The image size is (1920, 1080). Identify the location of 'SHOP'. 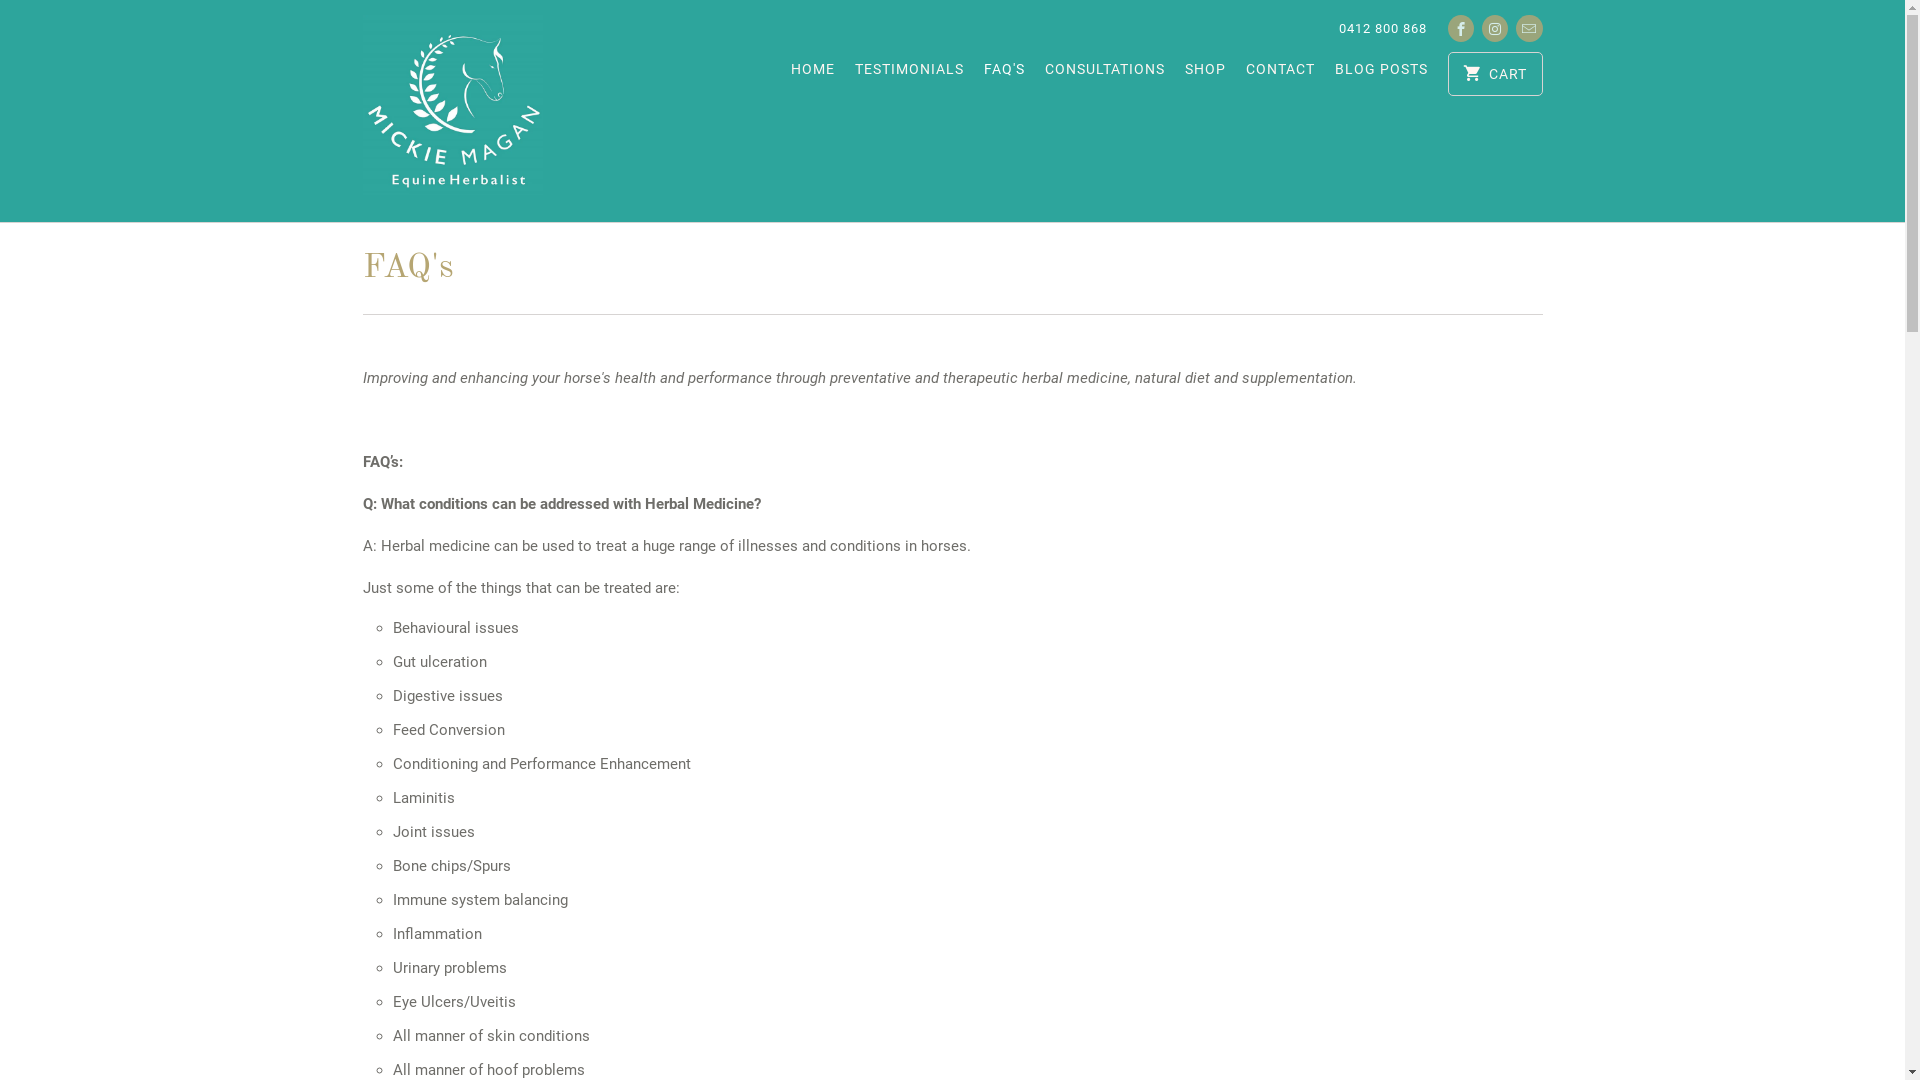
(1204, 72).